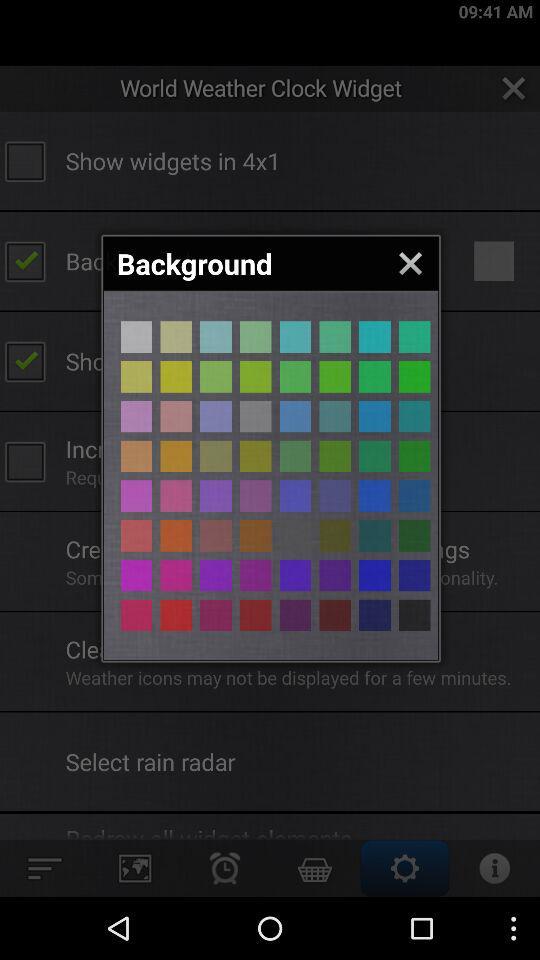 The height and width of the screenshot is (960, 540). What do you see at coordinates (374, 575) in the screenshot?
I see `blue background` at bounding box center [374, 575].